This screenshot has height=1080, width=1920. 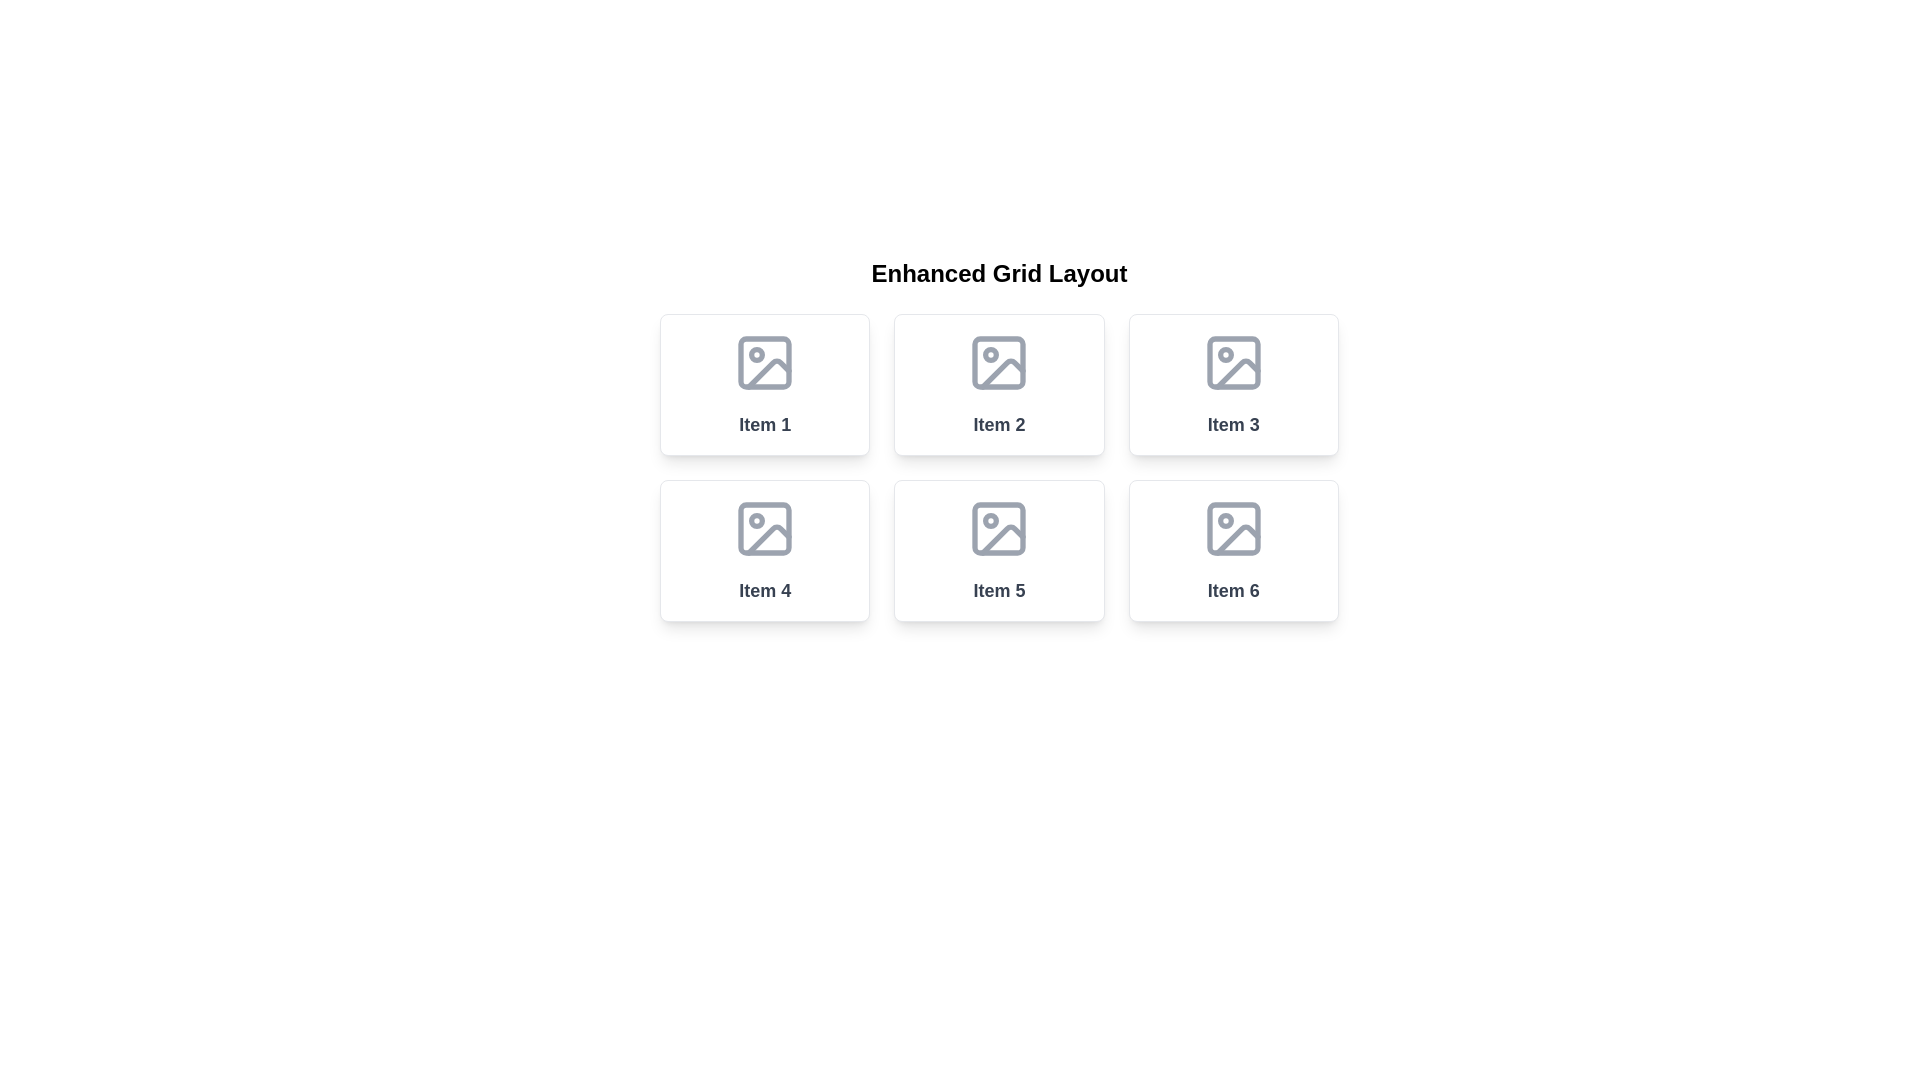 I want to click on the text label 'Item 5' in the second row and second column of the grid layout, so click(x=999, y=589).